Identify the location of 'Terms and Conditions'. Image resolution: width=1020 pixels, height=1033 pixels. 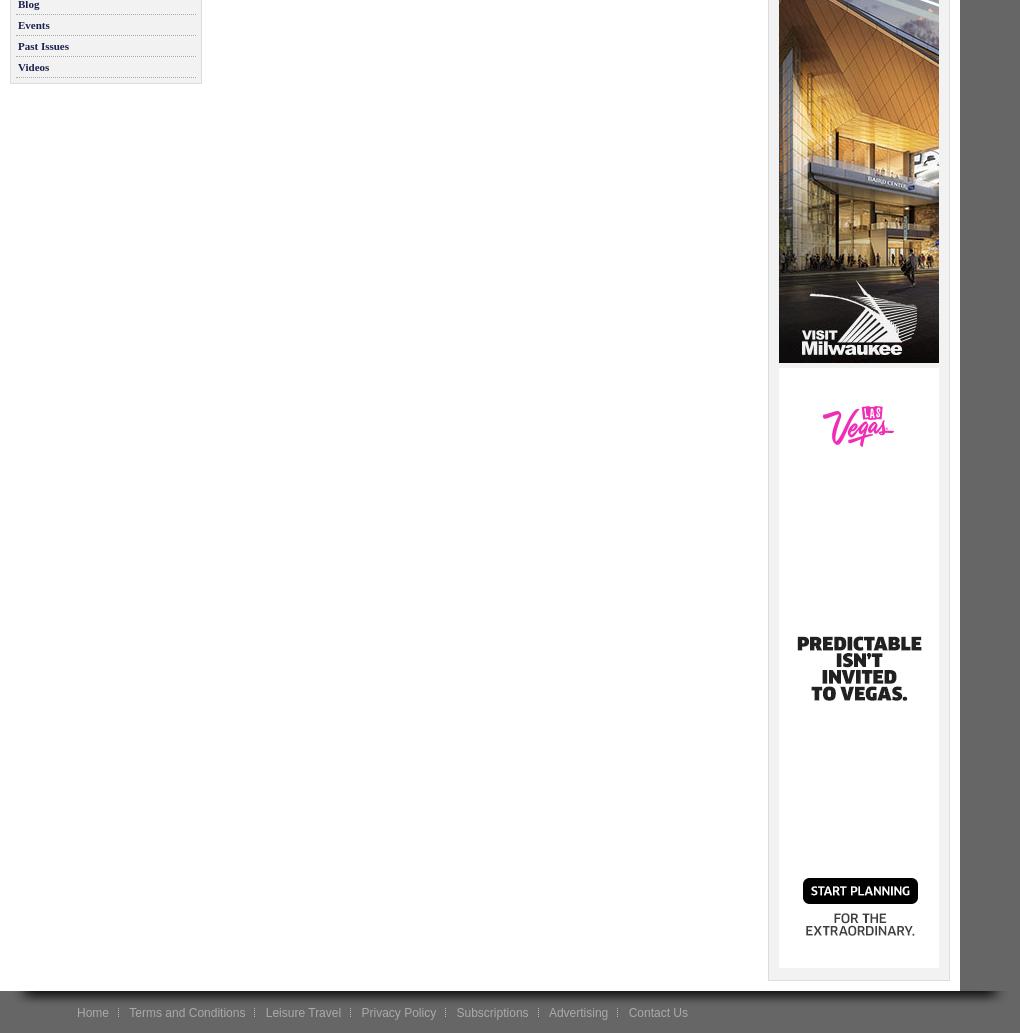
(185, 1011).